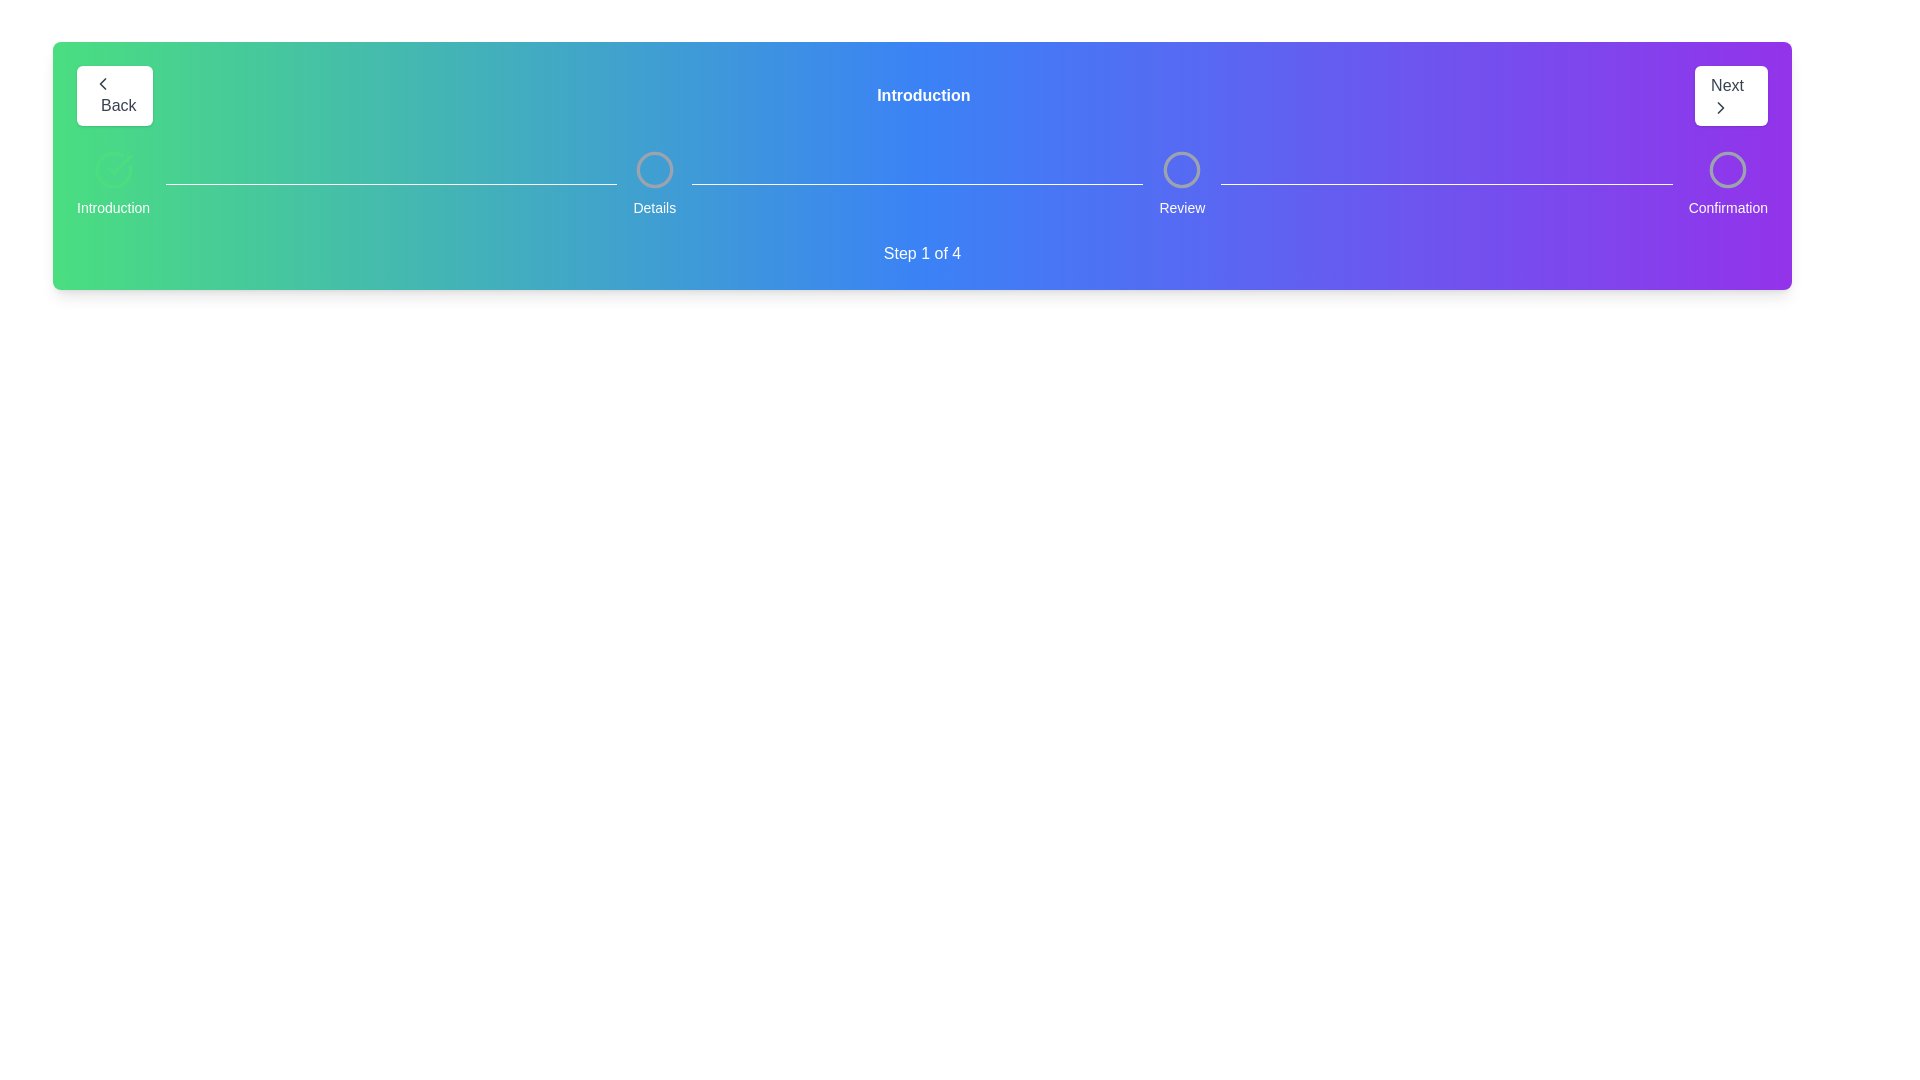  I want to click on the navigation button located at the top-right corner of the interface, so click(1730, 96).